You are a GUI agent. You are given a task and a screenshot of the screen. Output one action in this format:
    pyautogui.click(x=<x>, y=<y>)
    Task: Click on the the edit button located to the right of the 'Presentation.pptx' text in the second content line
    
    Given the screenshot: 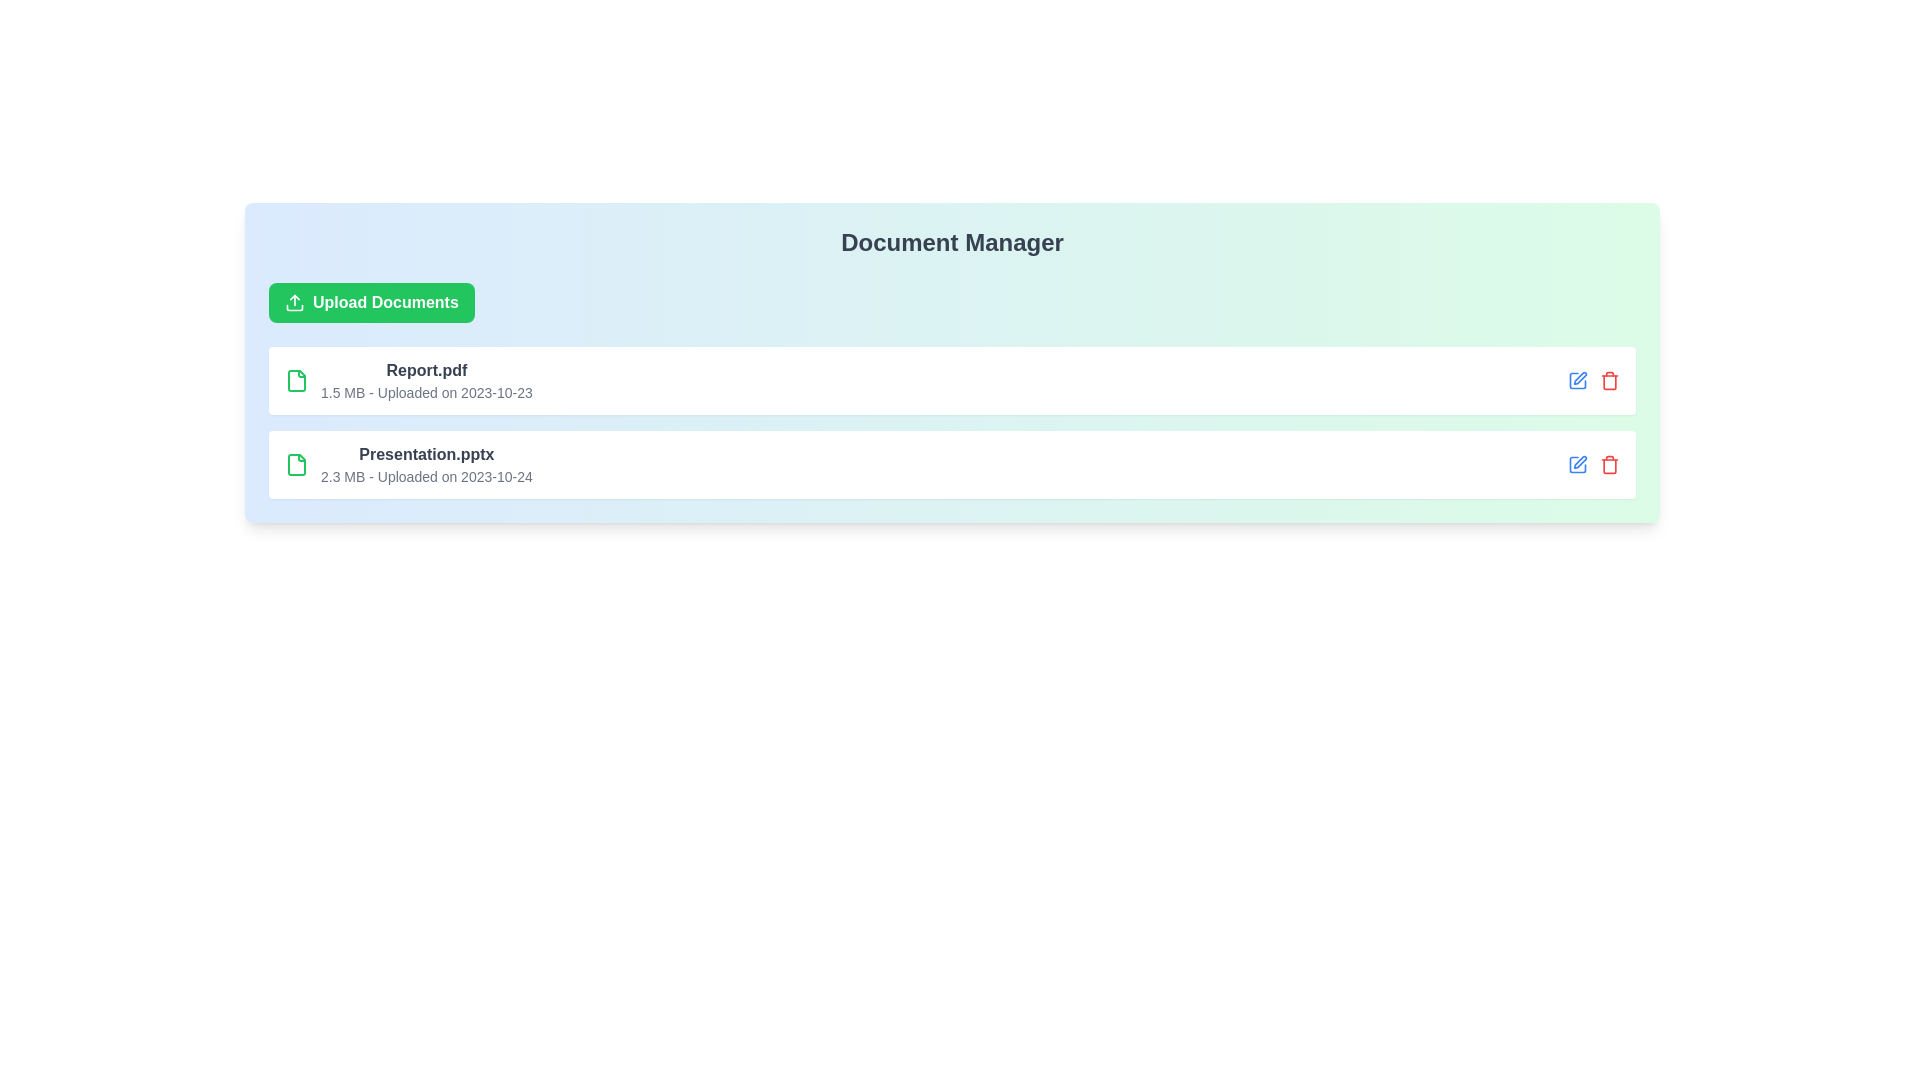 What is the action you would take?
    pyautogui.click(x=1577, y=465)
    